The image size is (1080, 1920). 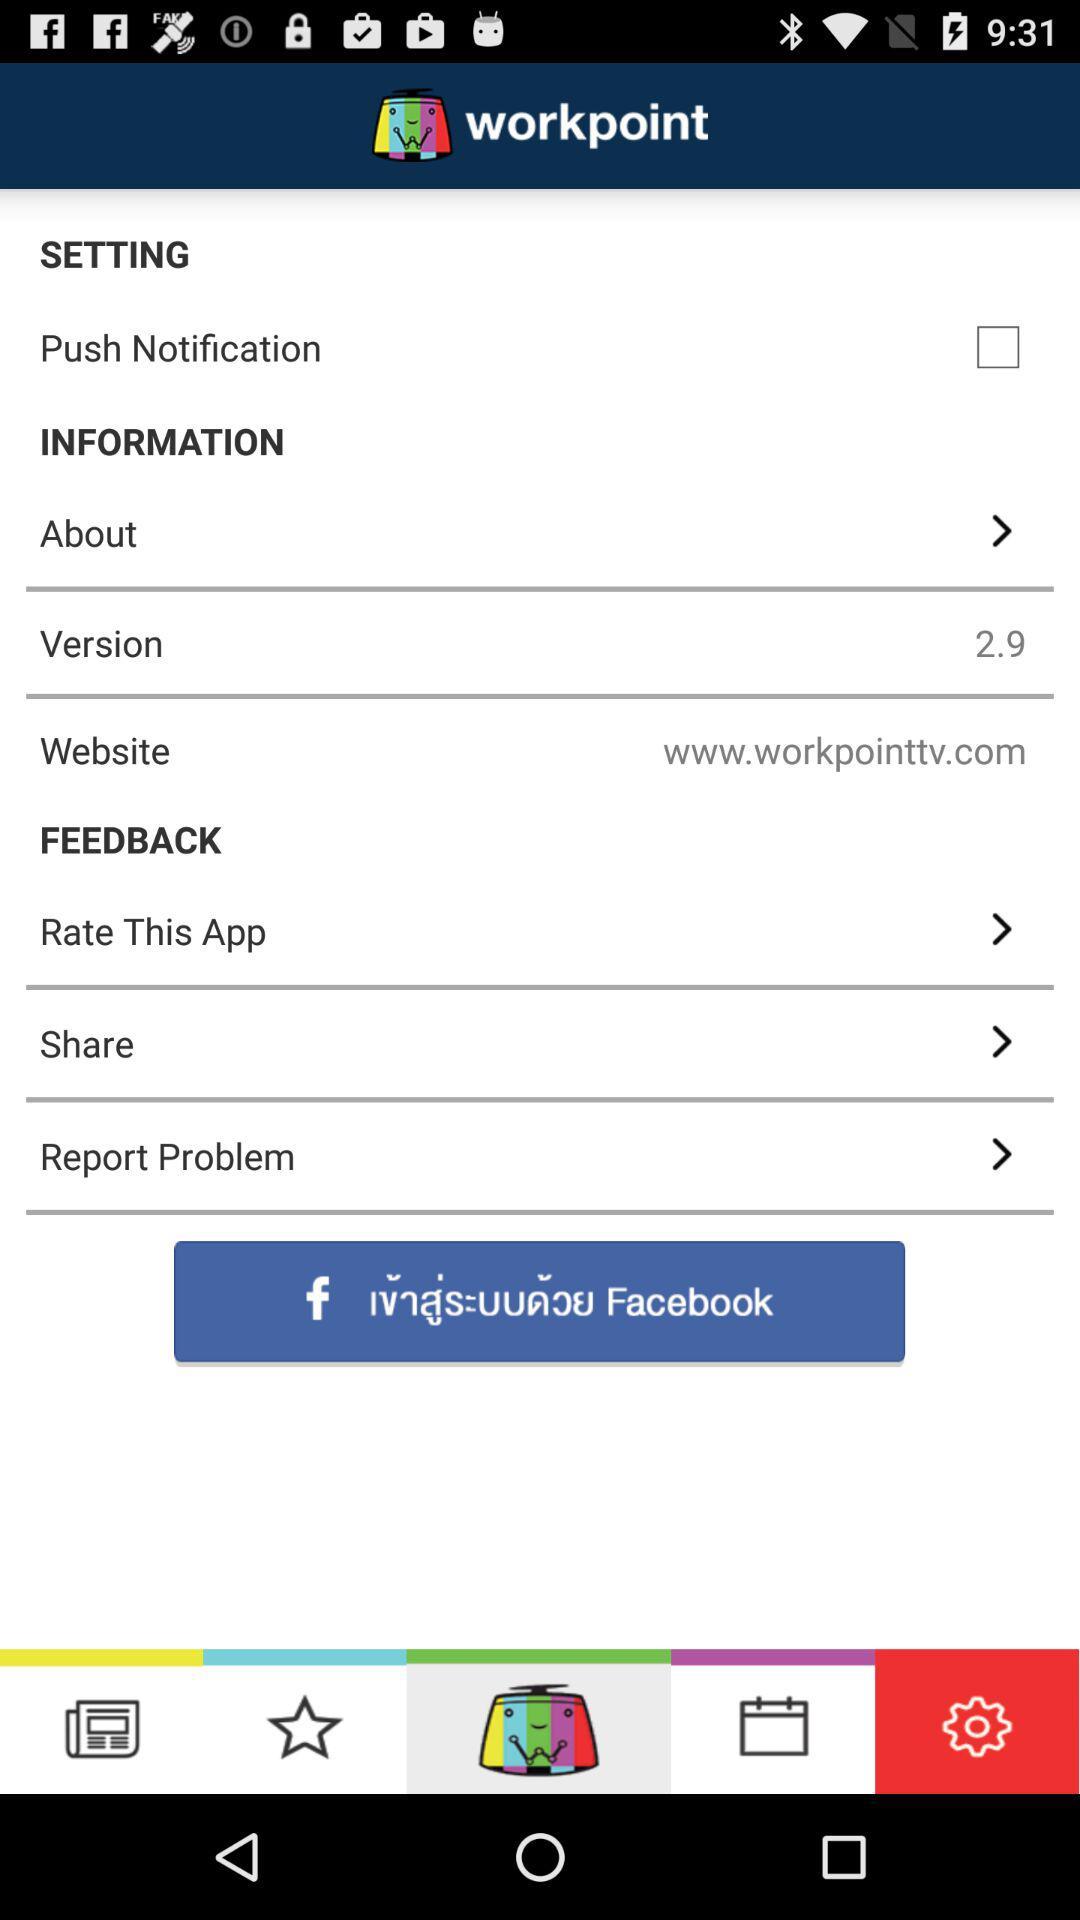 What do you see at coordinates (998, 347) in the screenshot?
I see `icon to the right of the push notification` at bounding box center [998, 347].